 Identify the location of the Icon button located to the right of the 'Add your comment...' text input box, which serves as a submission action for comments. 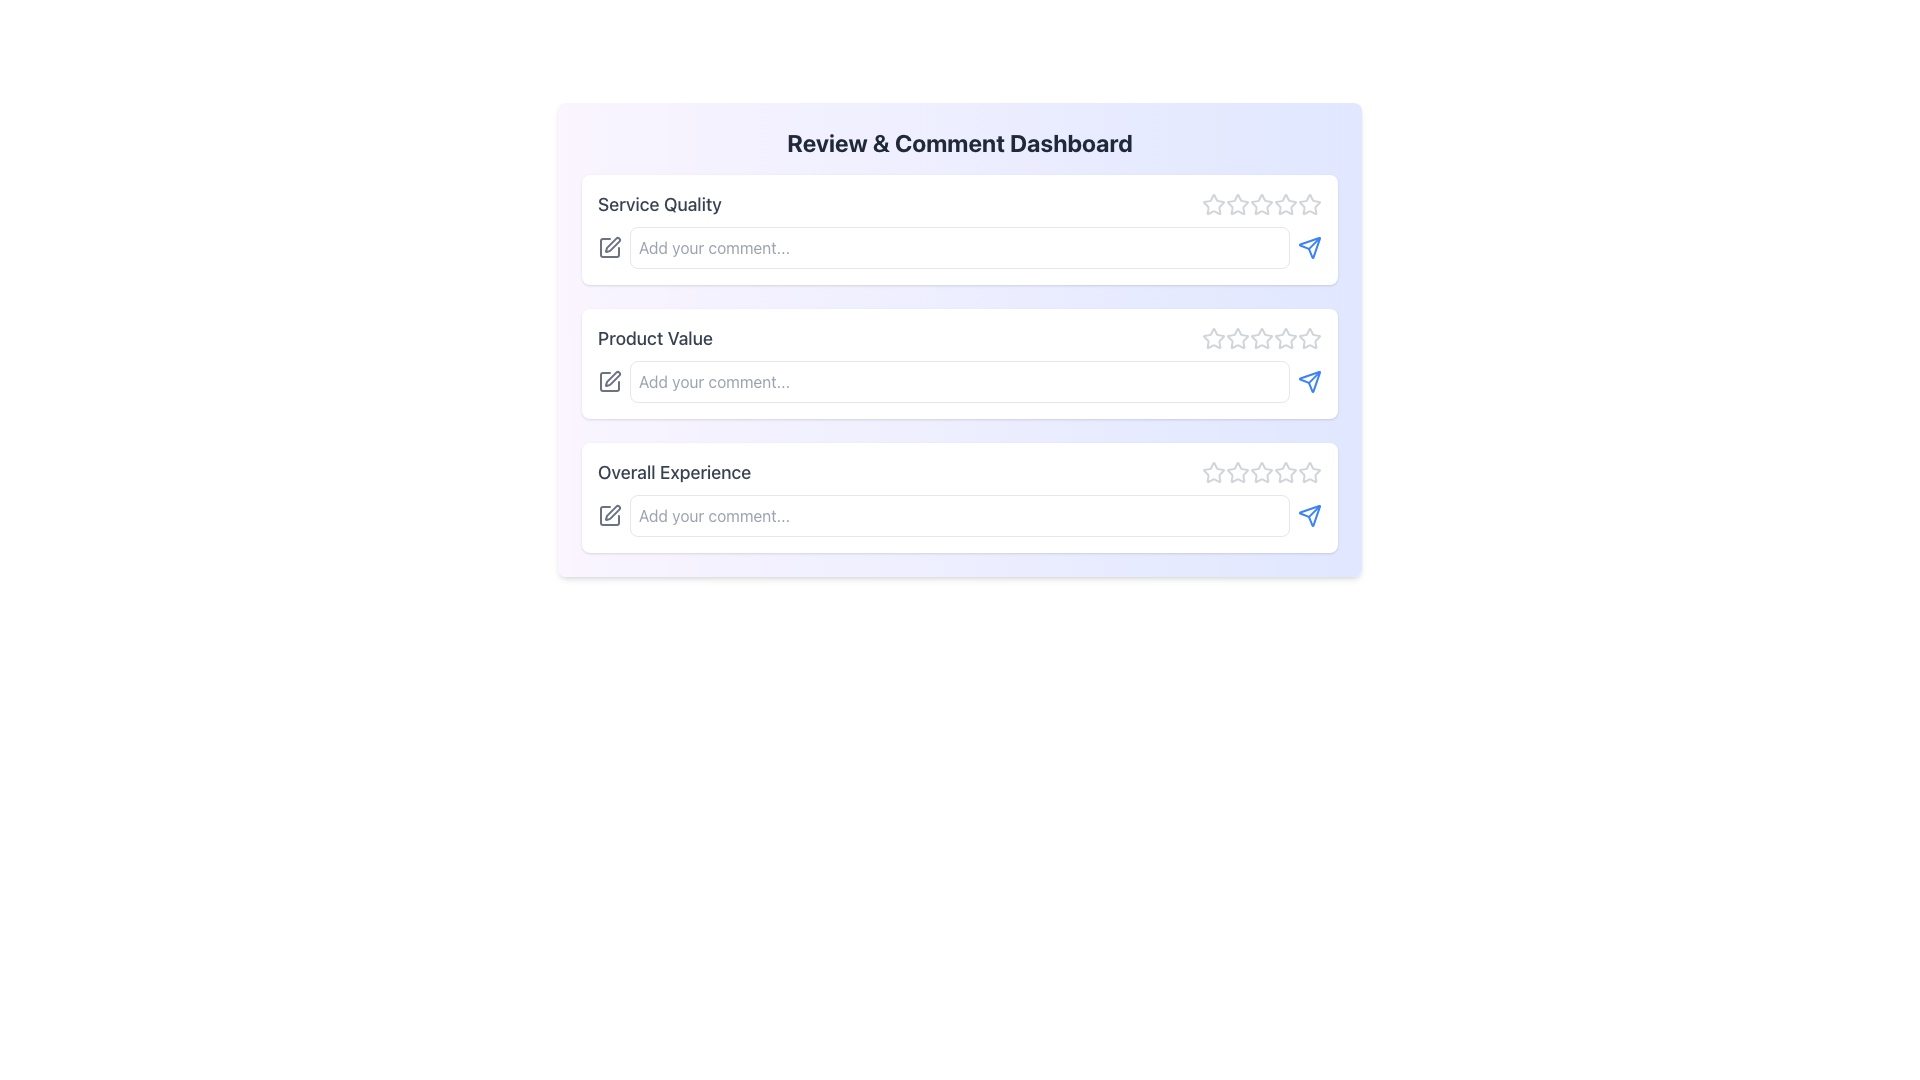
(1310, 246).